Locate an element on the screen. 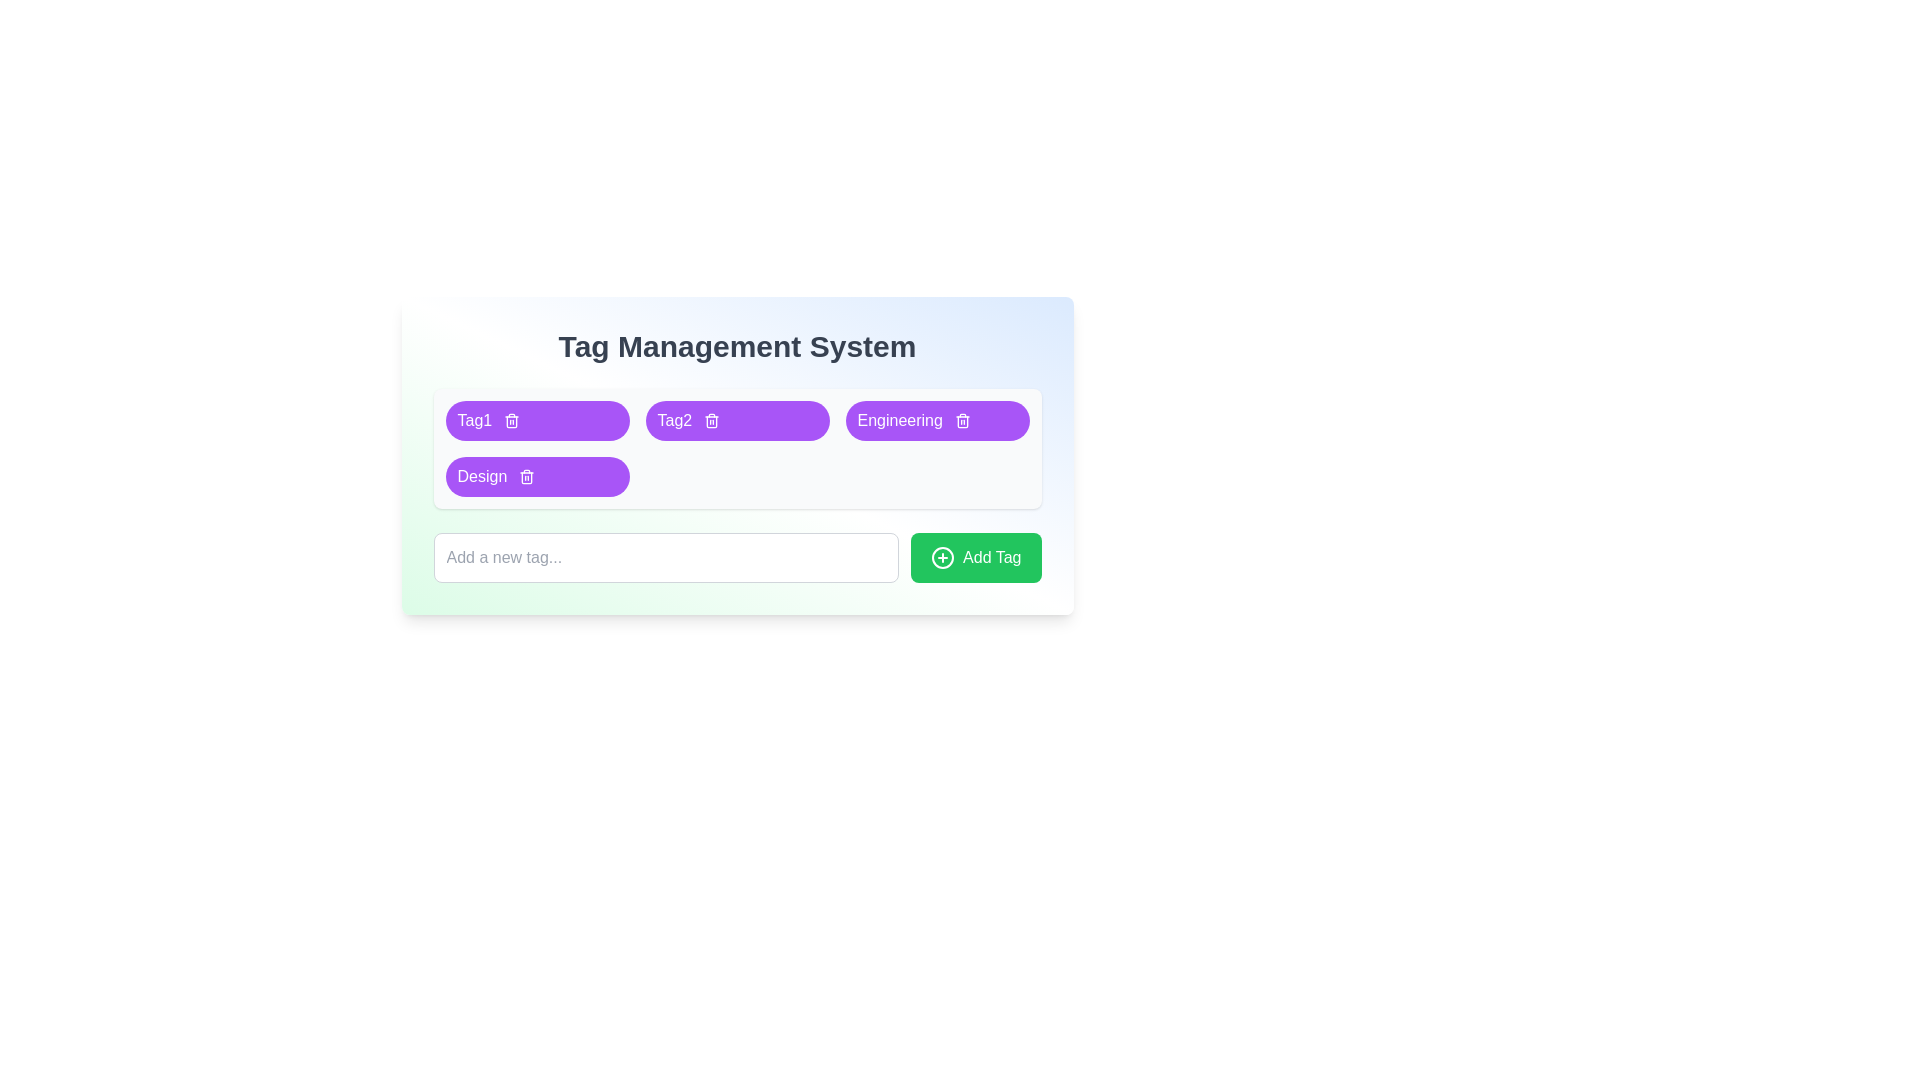 This screenshot has height=1080, width=1920. the 'Add Tag' button, which is a green button with white text and a circular plus icon, located at the rightmost position next to the input field labeled 'Add a new tag...' is located at coordinates (976, 558).